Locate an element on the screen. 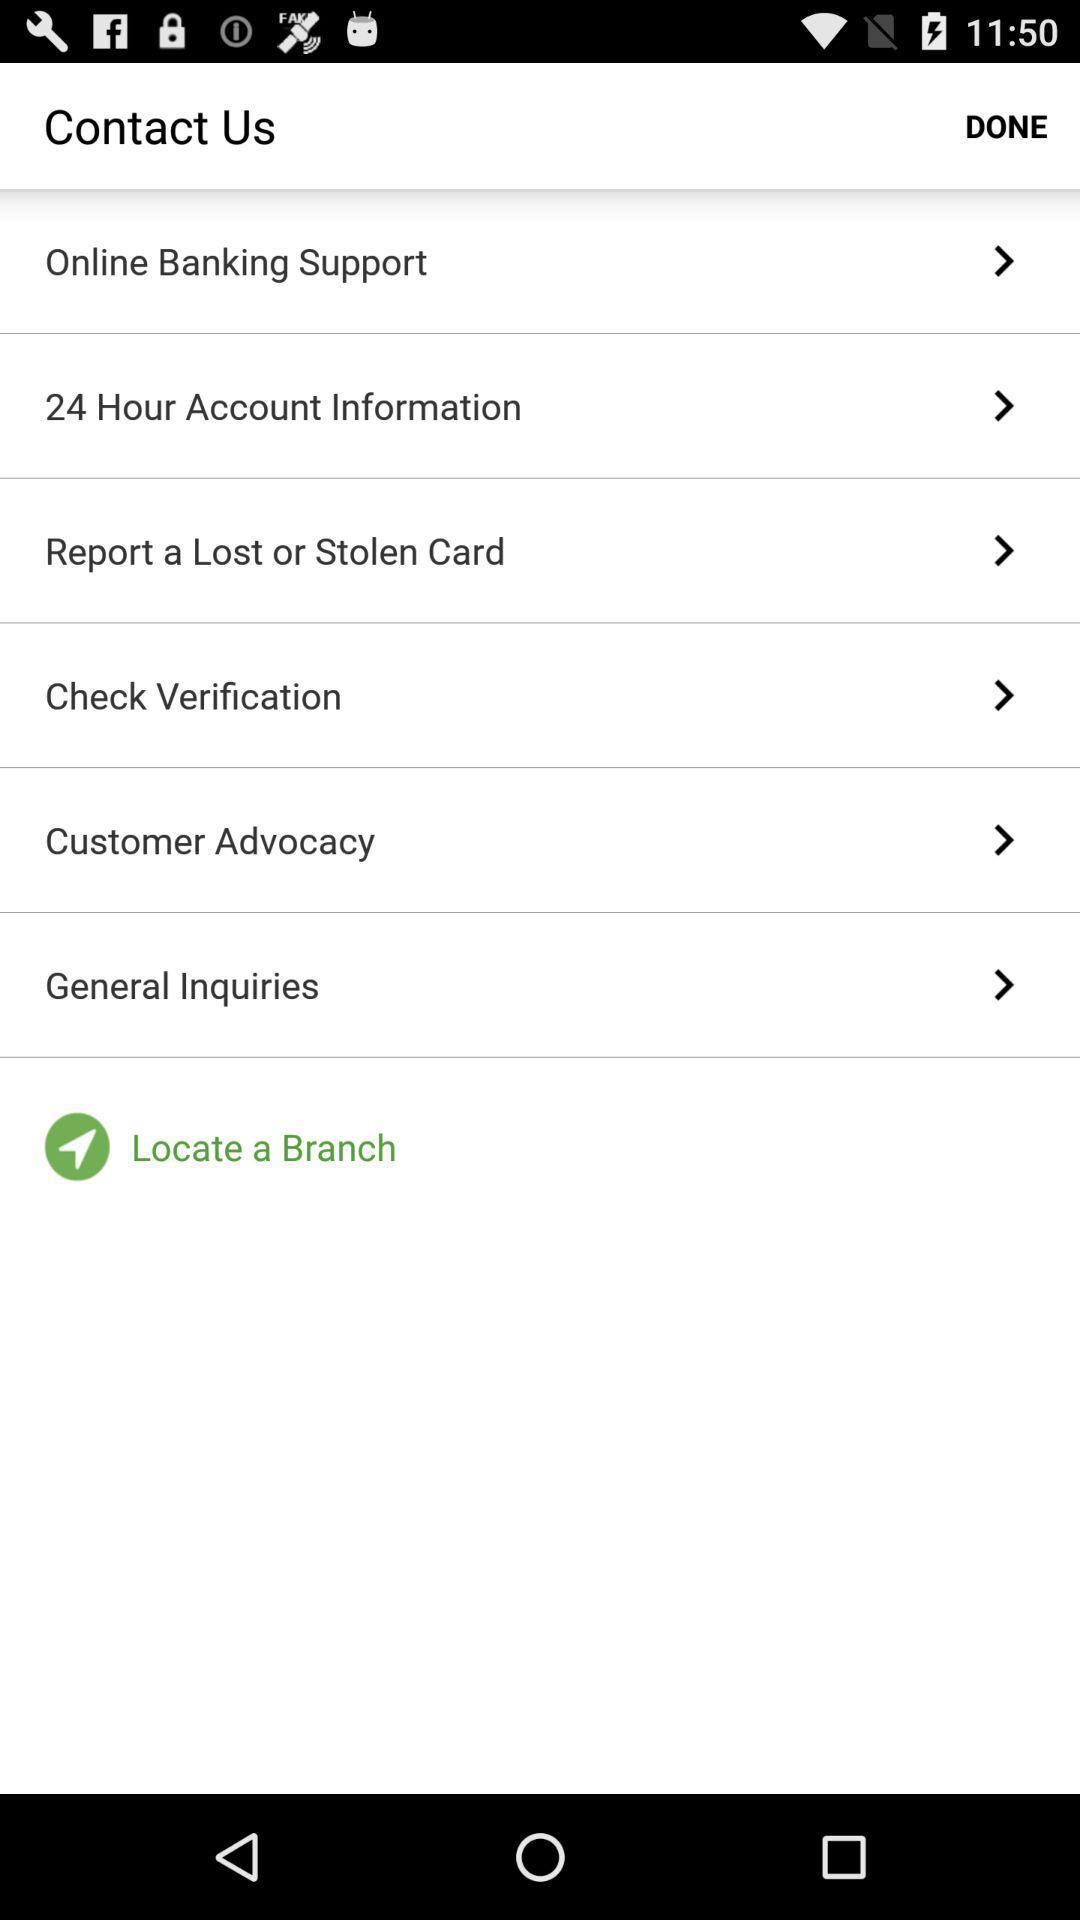 The image size is (1080, 1920). the item next to the online banking support is located at coordinates (1003, 259).